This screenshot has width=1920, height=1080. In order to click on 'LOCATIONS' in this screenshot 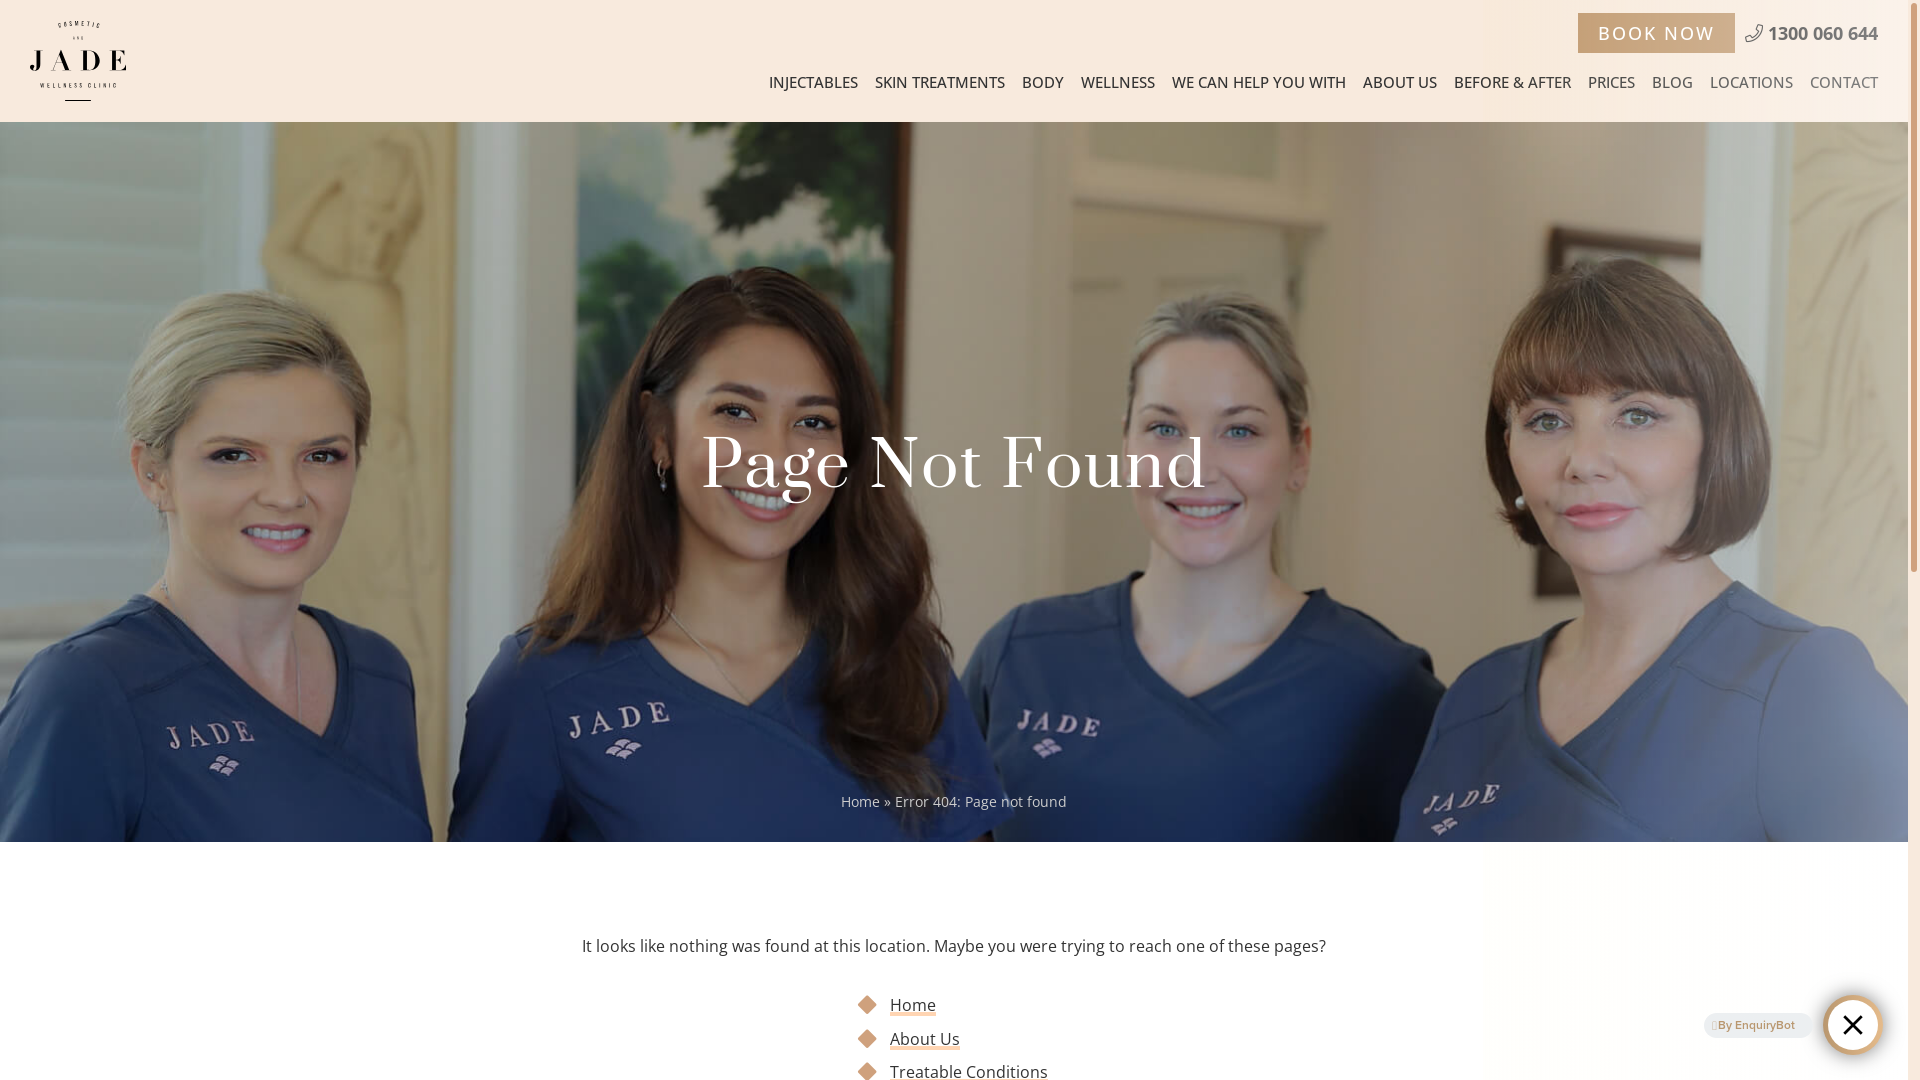, I will do `click(1750, 80)`.